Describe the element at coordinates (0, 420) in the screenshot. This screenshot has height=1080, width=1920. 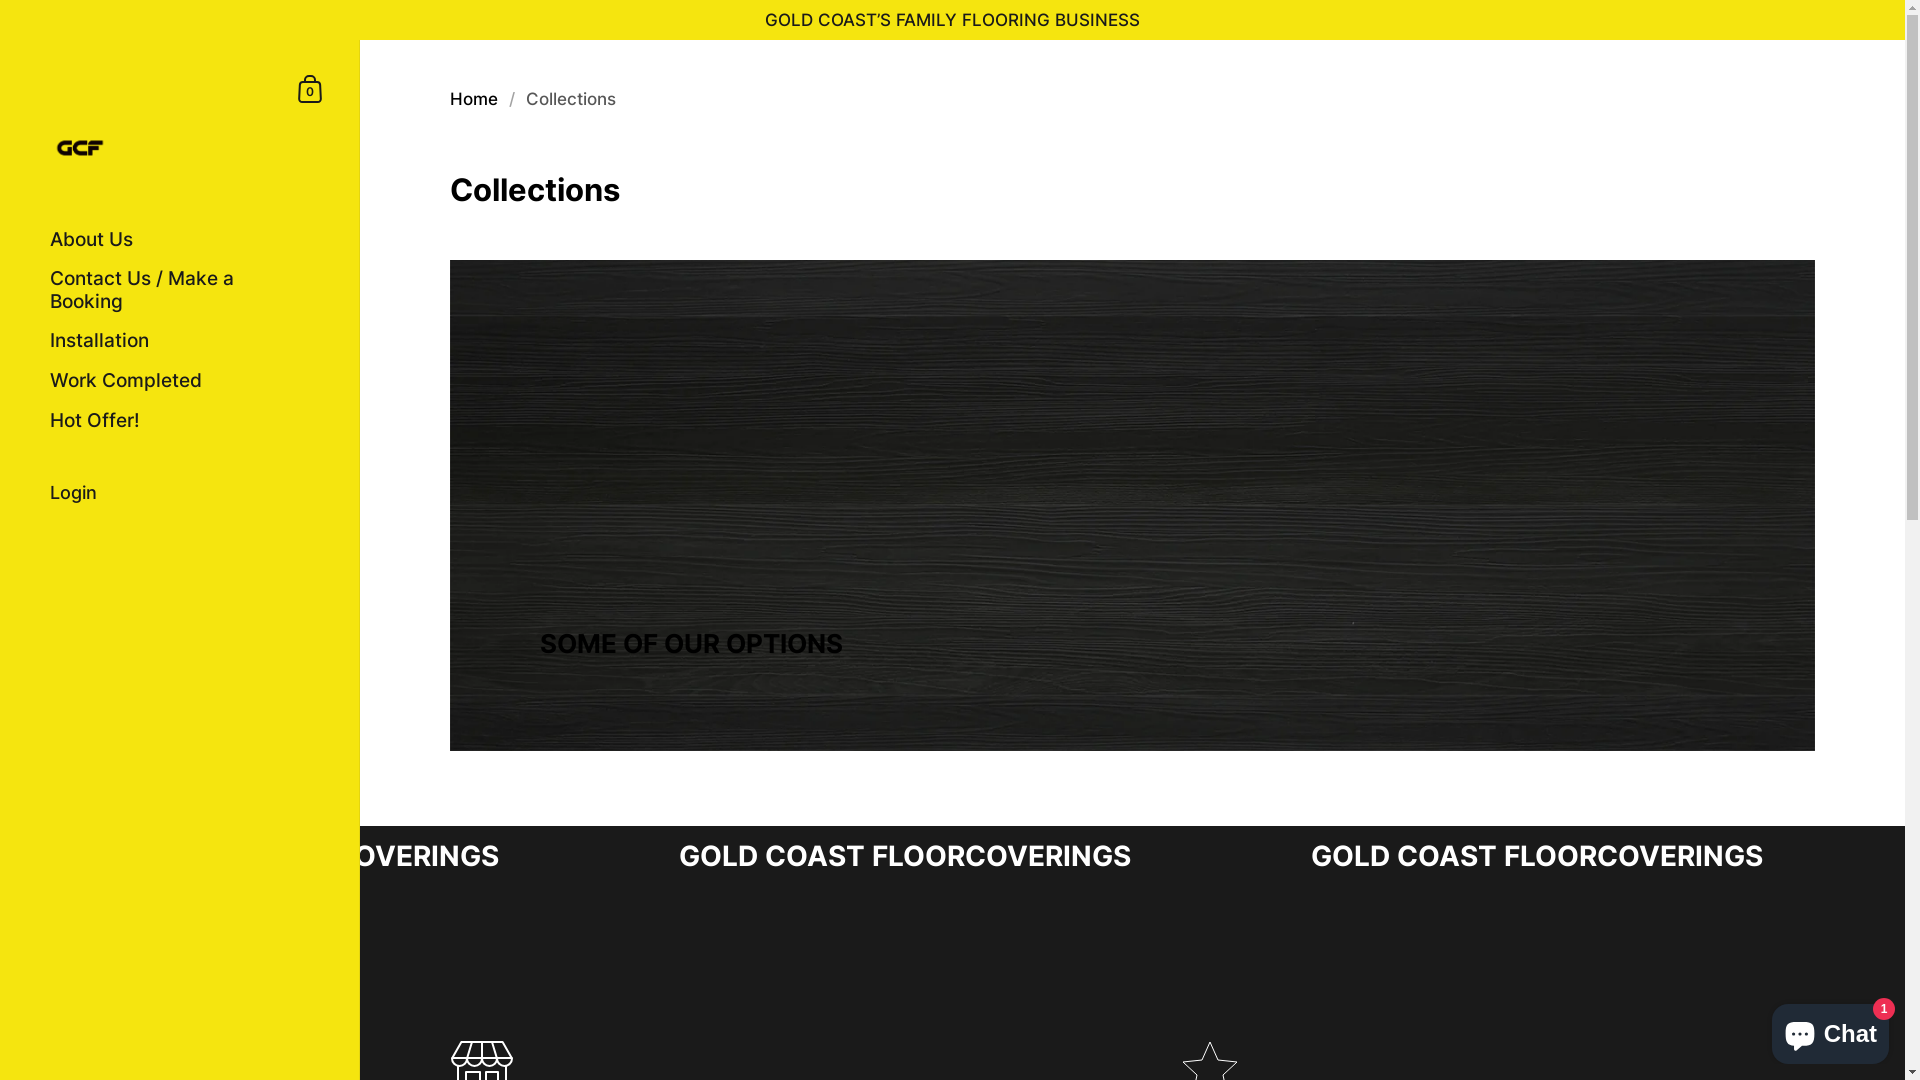
I see `'Hot Offer!'` at that location.